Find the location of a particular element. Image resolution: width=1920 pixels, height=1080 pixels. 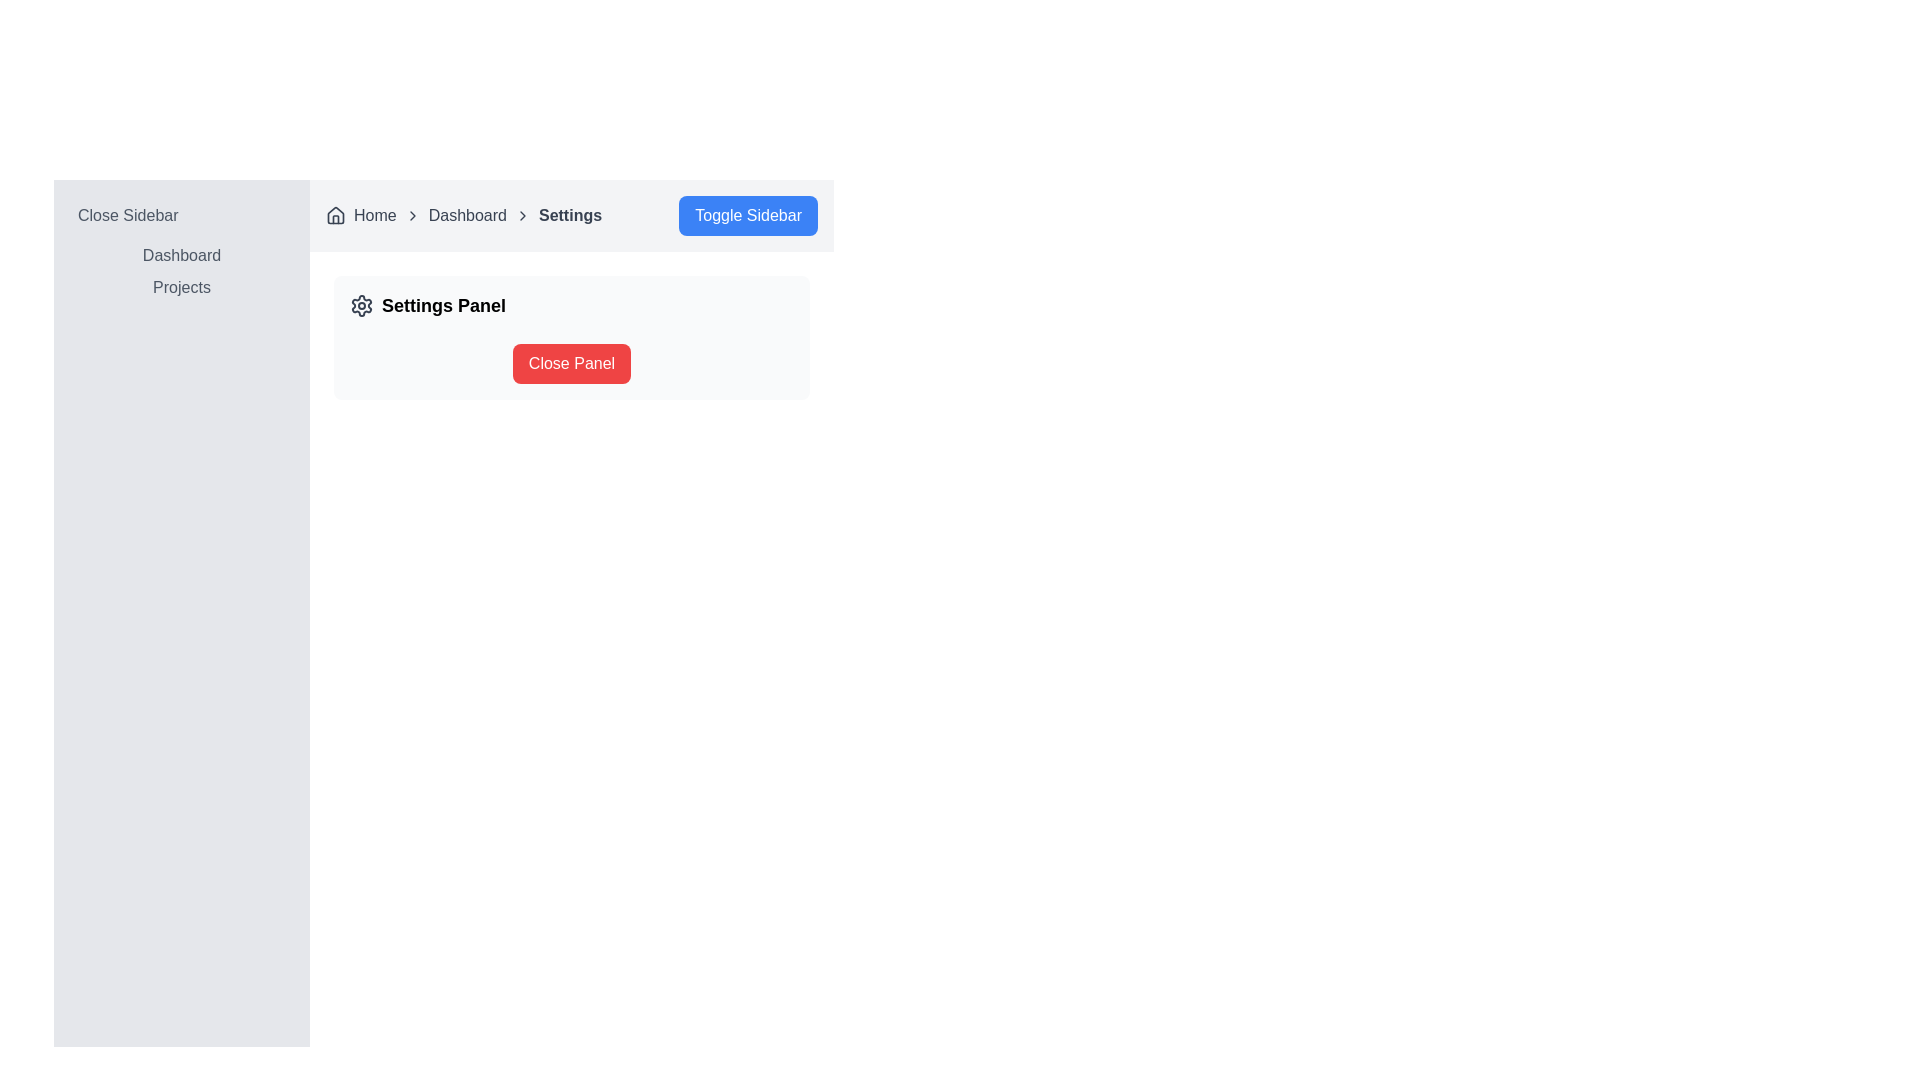

the button located in the top bar towards the right end, which toggles the visibility of the sidebar is located at coordinates (747, 216).